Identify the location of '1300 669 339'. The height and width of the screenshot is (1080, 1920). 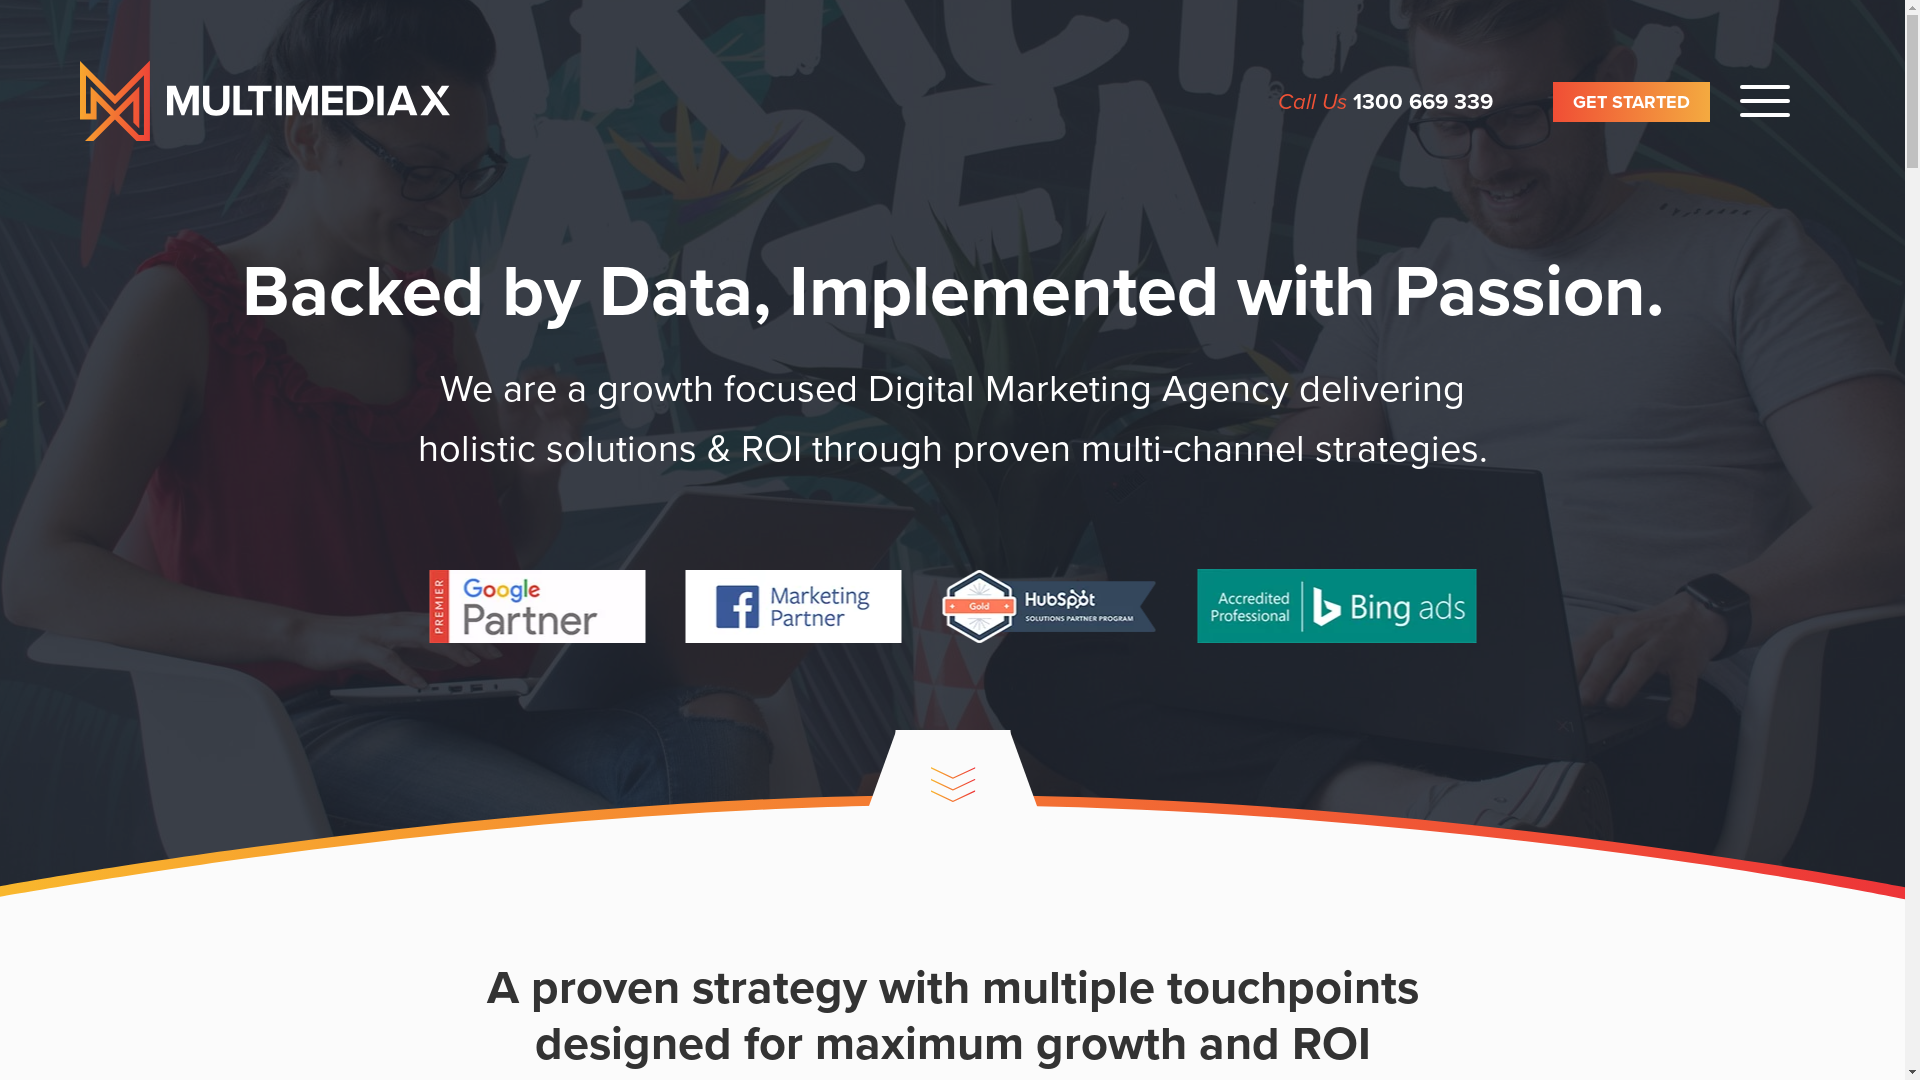
(1421, 101).